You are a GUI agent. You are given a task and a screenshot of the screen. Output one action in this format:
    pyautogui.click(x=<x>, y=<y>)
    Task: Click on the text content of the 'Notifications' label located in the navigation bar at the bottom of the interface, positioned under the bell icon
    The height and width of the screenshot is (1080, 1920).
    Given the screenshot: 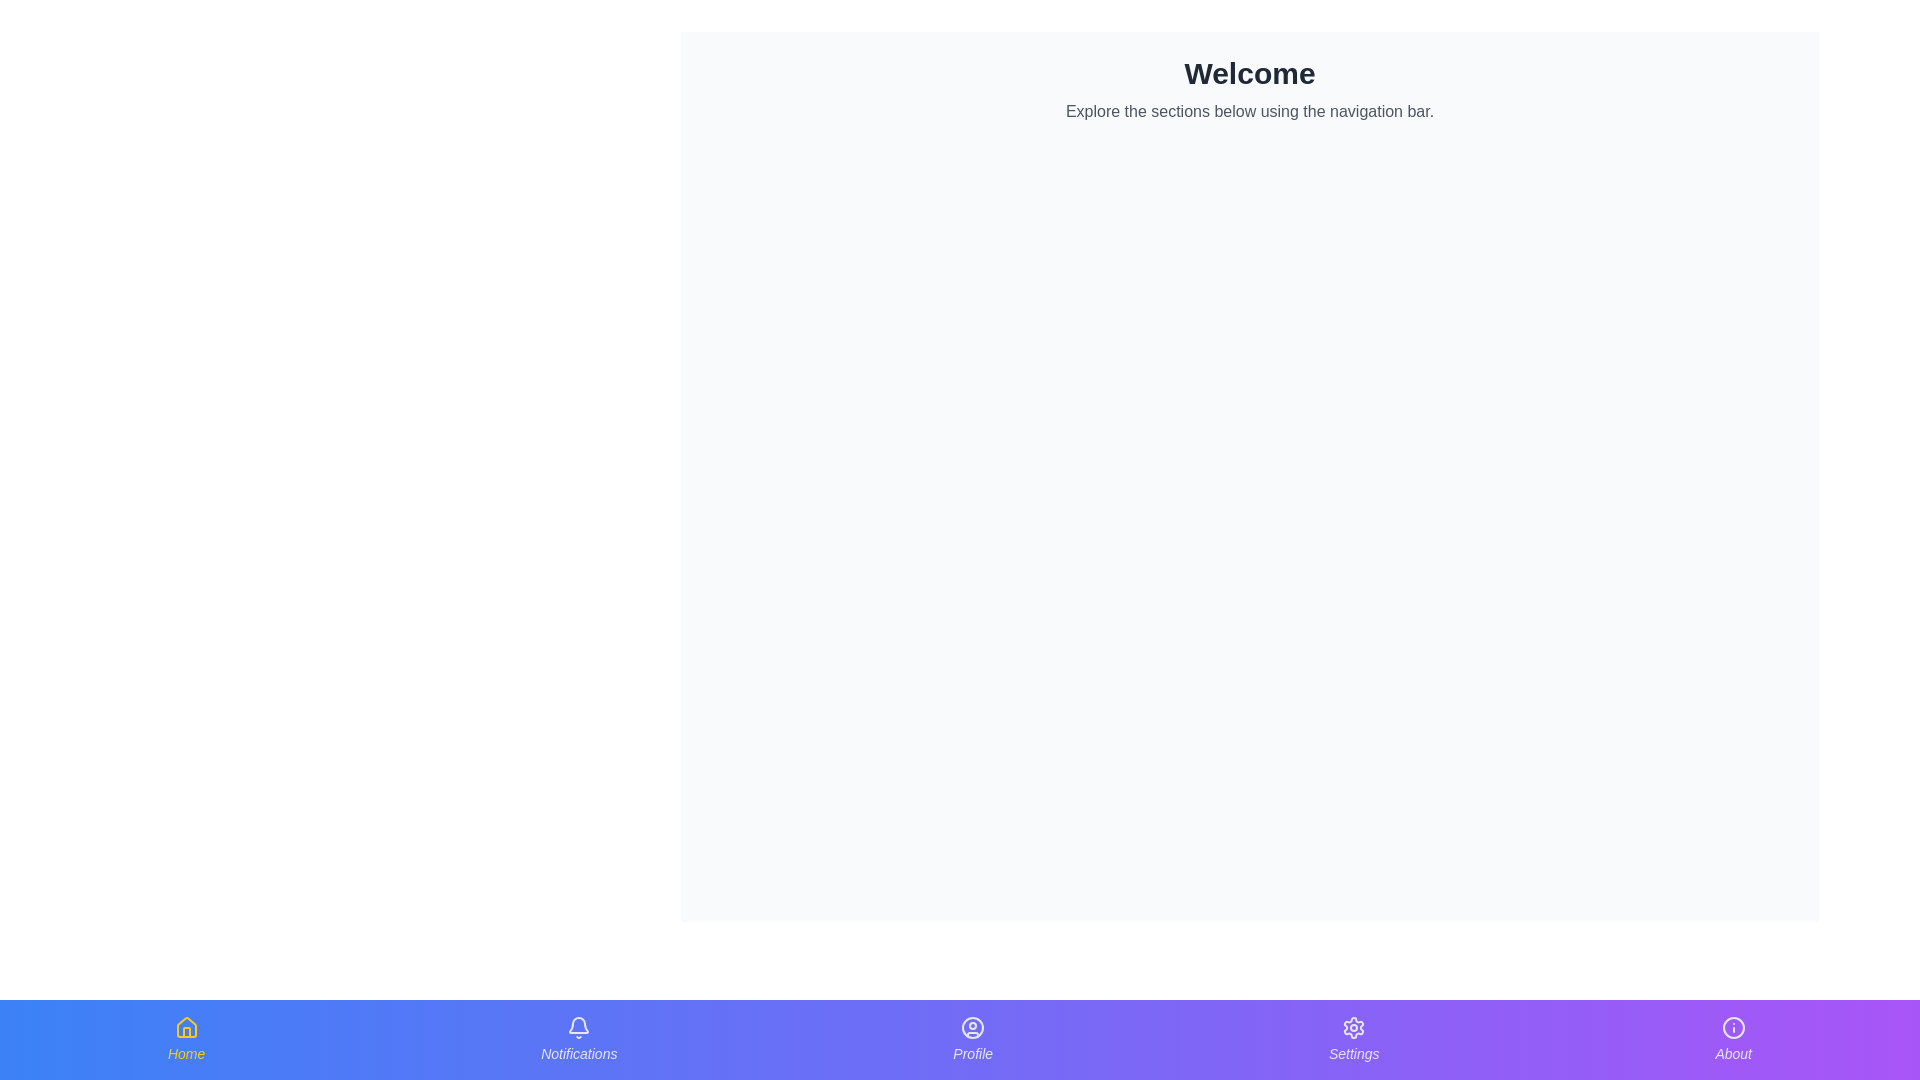 What is the action you would take?
    pyautogui.click(x=578, y=1052)
    